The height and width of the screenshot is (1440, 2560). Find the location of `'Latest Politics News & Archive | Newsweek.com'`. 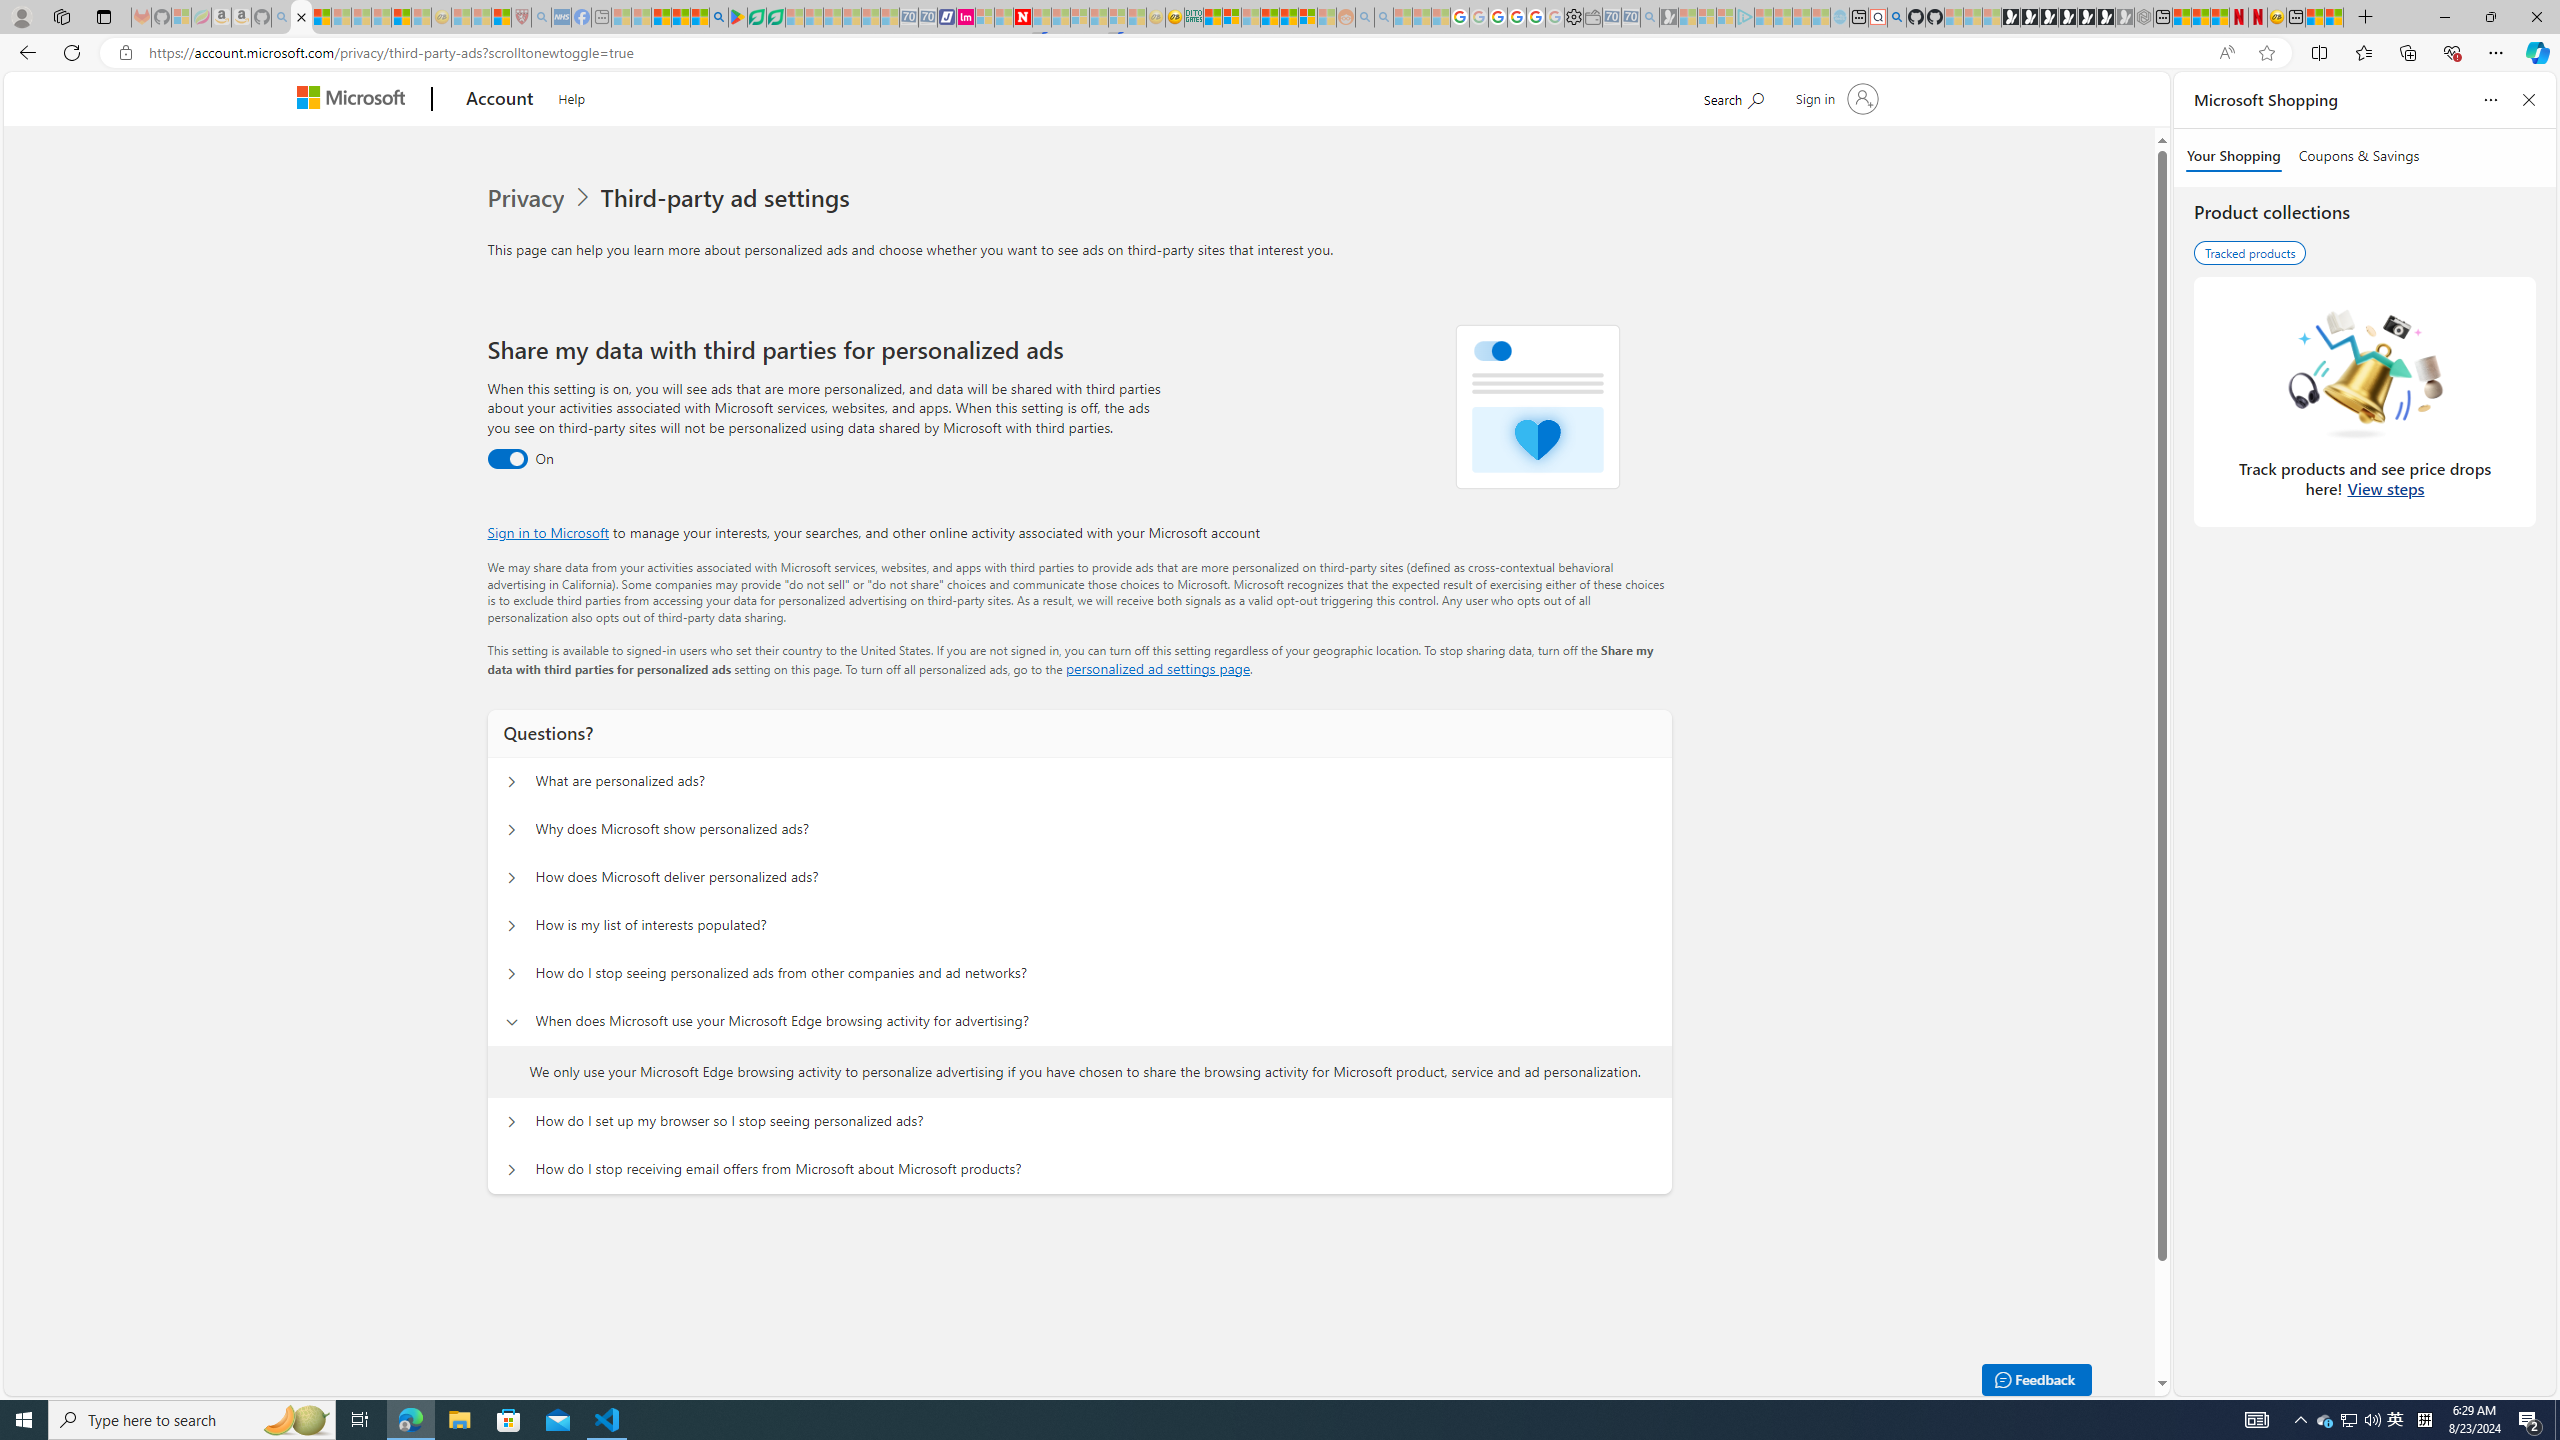

'Latest Politics News & Archive | Newsweek.com' is located at coordinates (1023, 16).